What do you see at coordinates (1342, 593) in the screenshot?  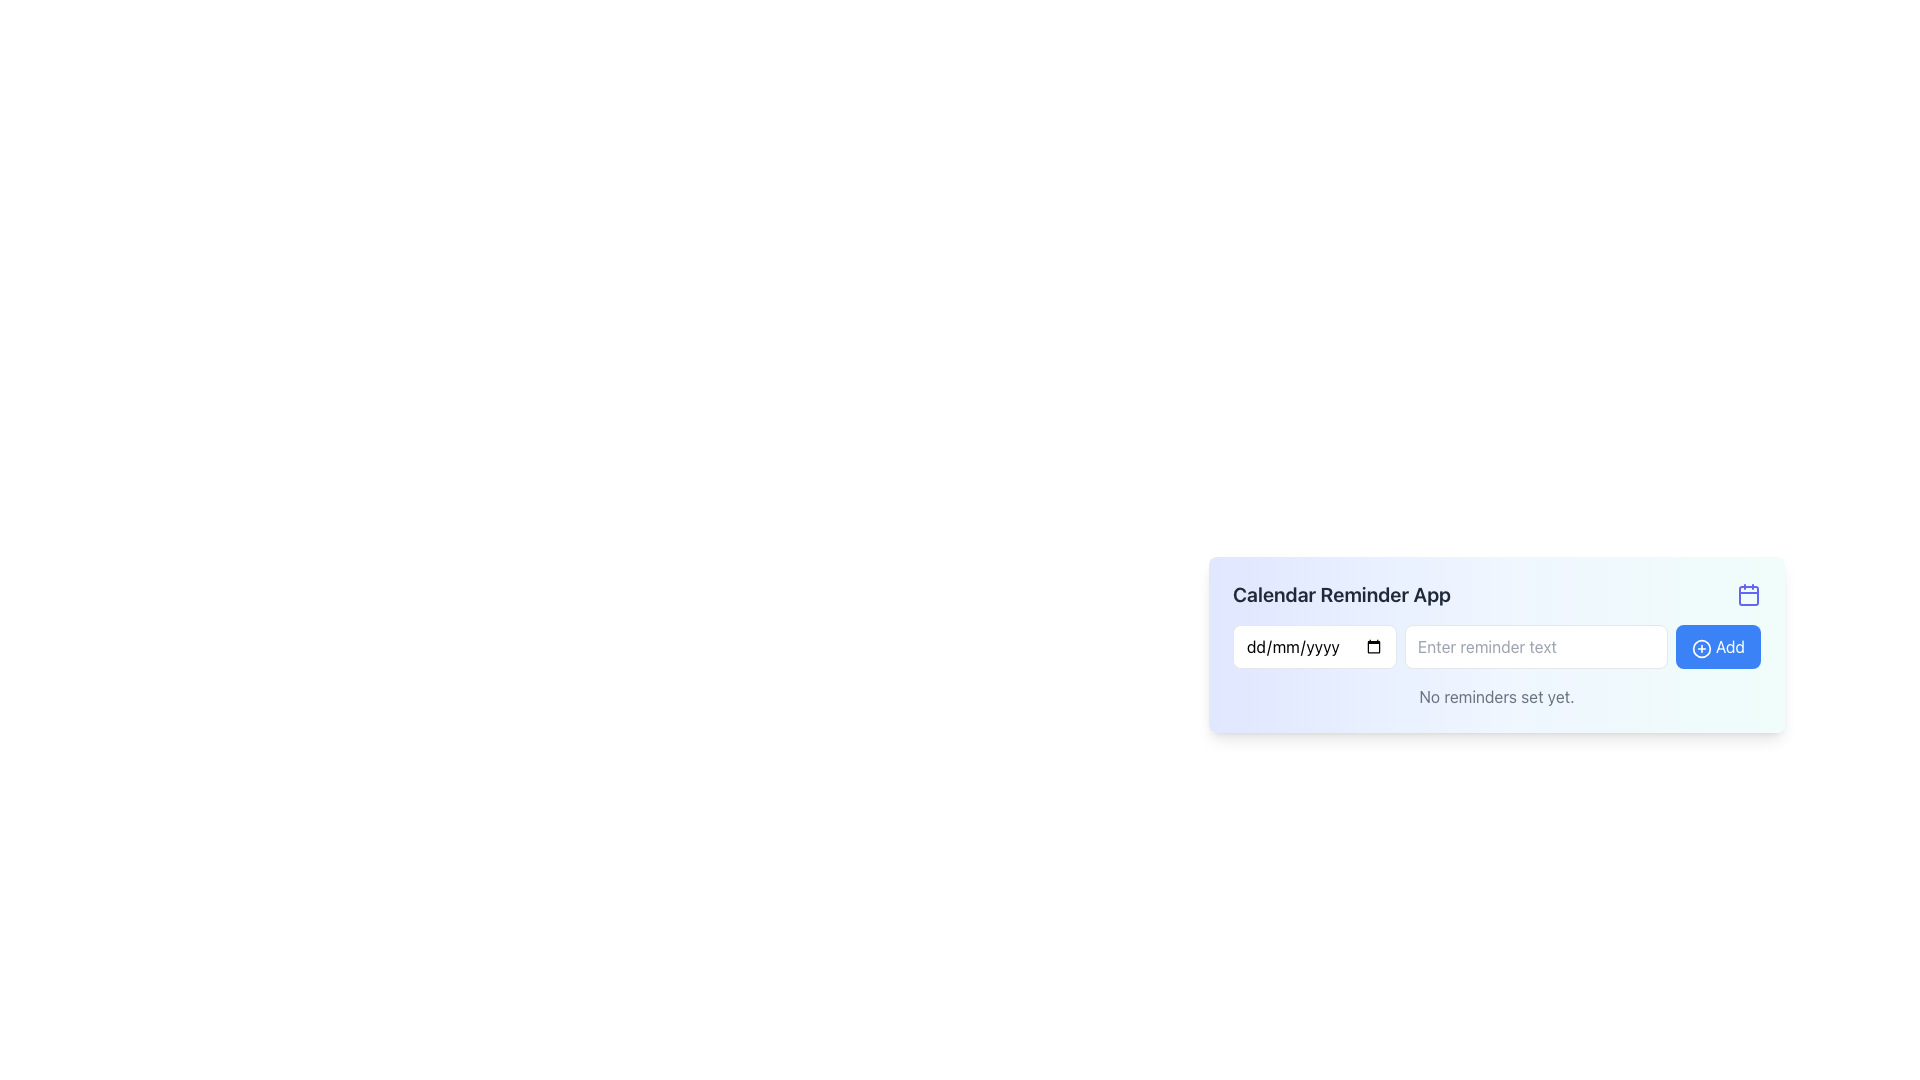 I see `the header text element located near the top left corner of the application interface, which indicates the purpose of the app` at bounding box center [1342, 593].